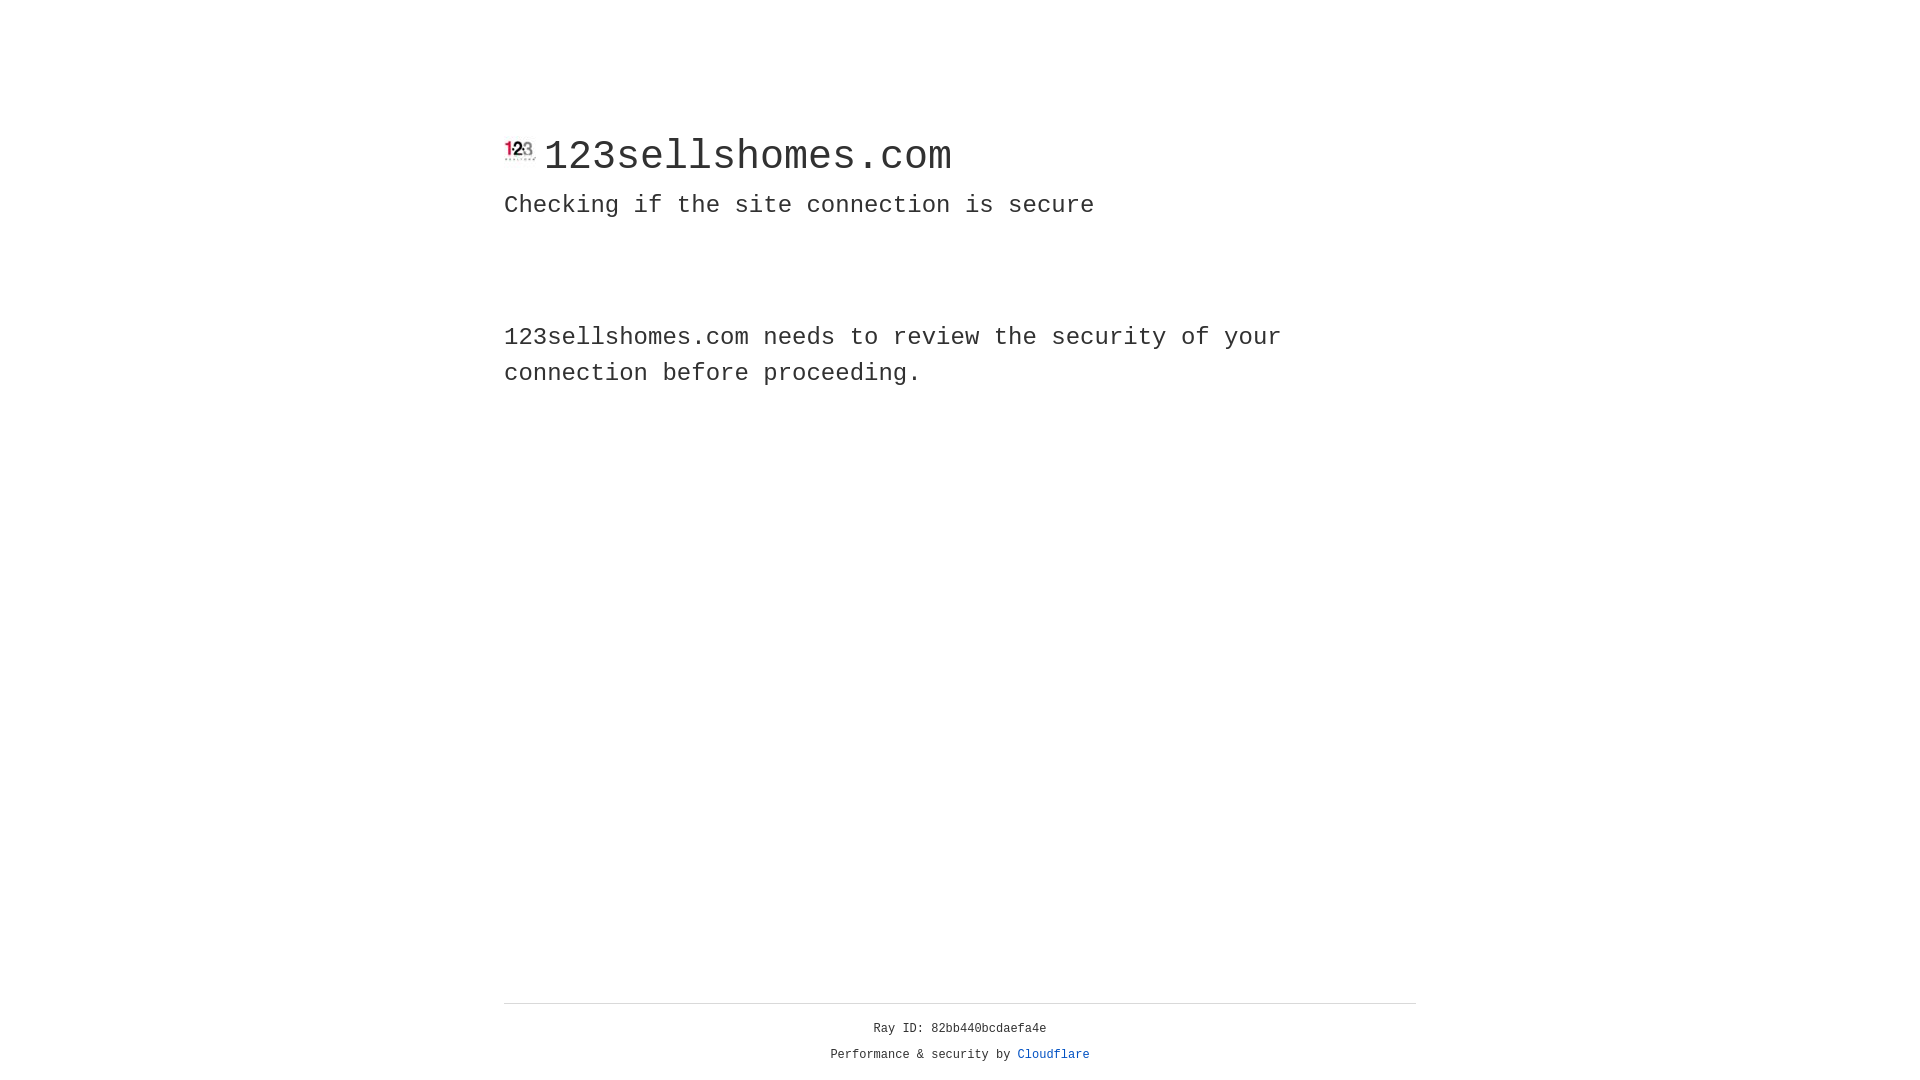 This screenshot has height=1080, width=1920. What do you see at coordinates (1017, 1054) in the screenshot?
I see `'Cloudflare'` at bounding box center [1017, 1054].